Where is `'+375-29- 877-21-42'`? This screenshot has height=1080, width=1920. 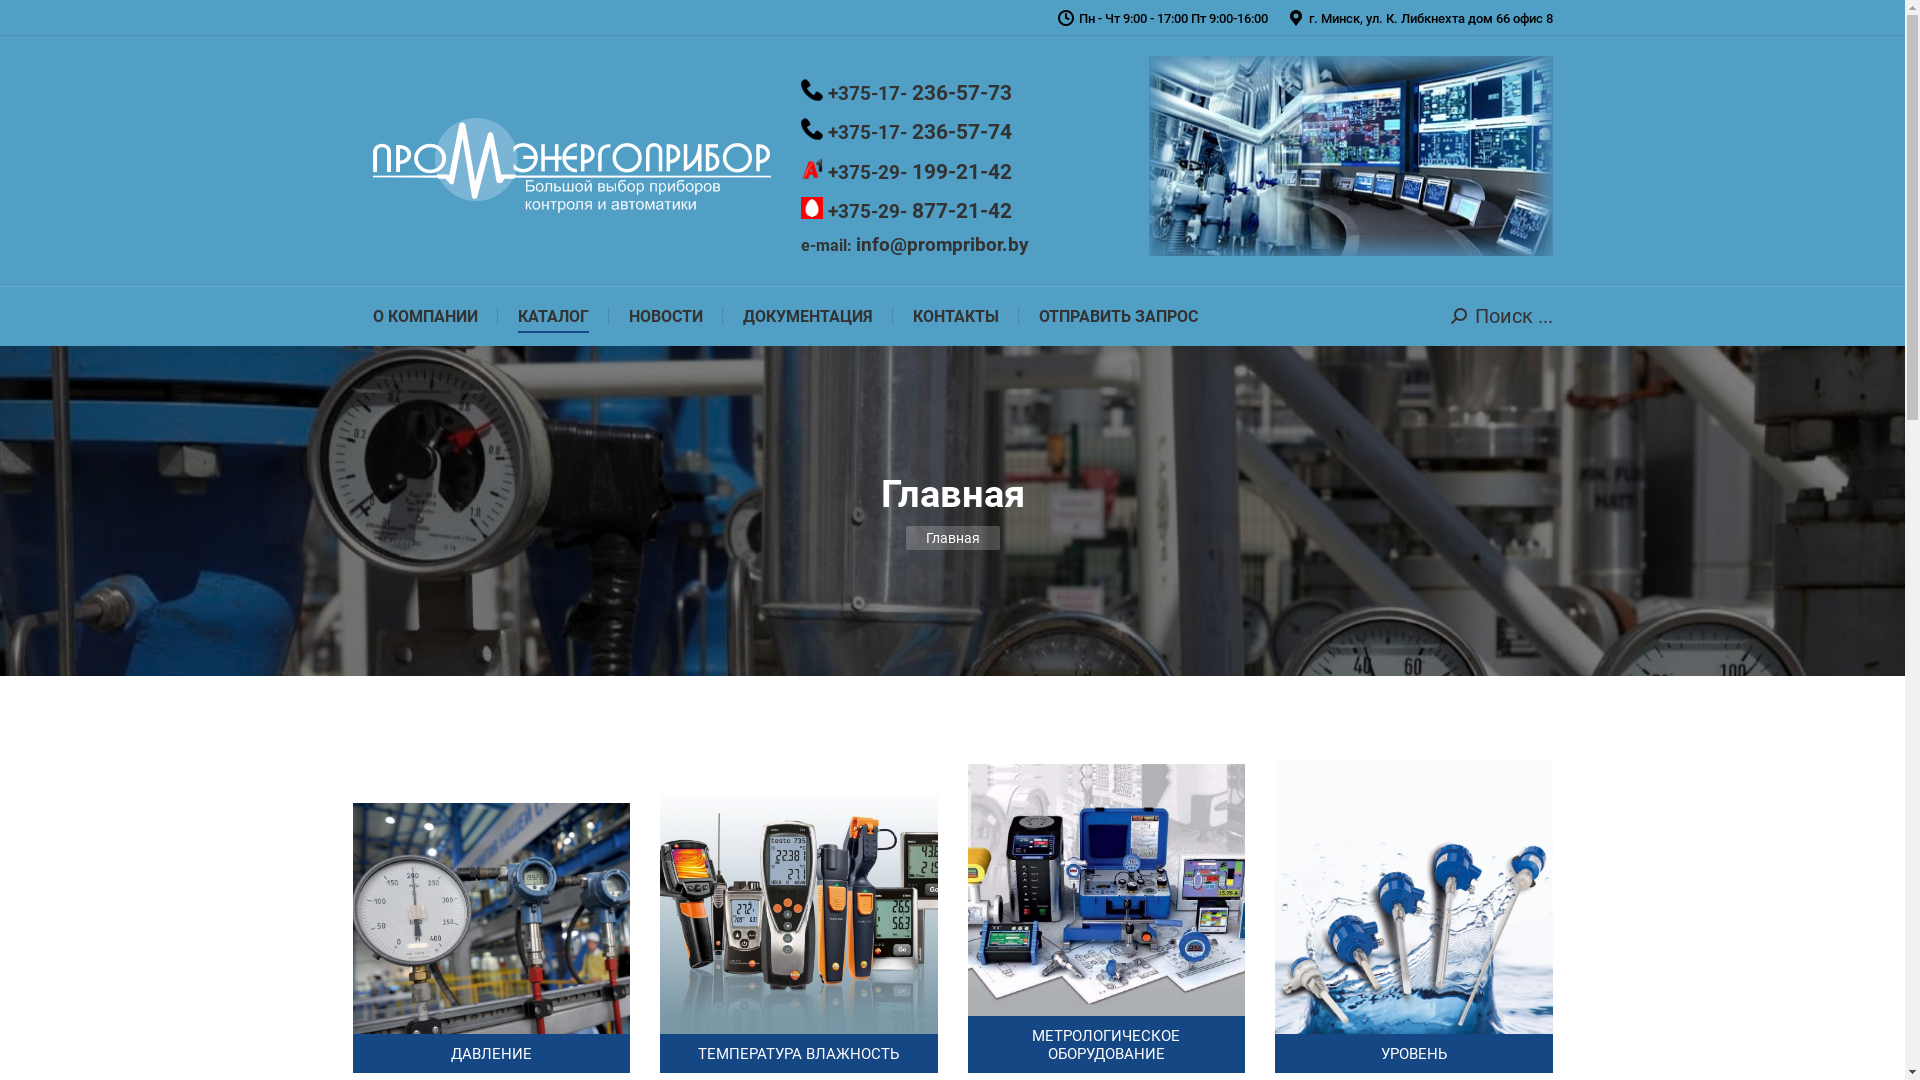 '+375-29- 877-21-42' is located at coordinates (904, 212).